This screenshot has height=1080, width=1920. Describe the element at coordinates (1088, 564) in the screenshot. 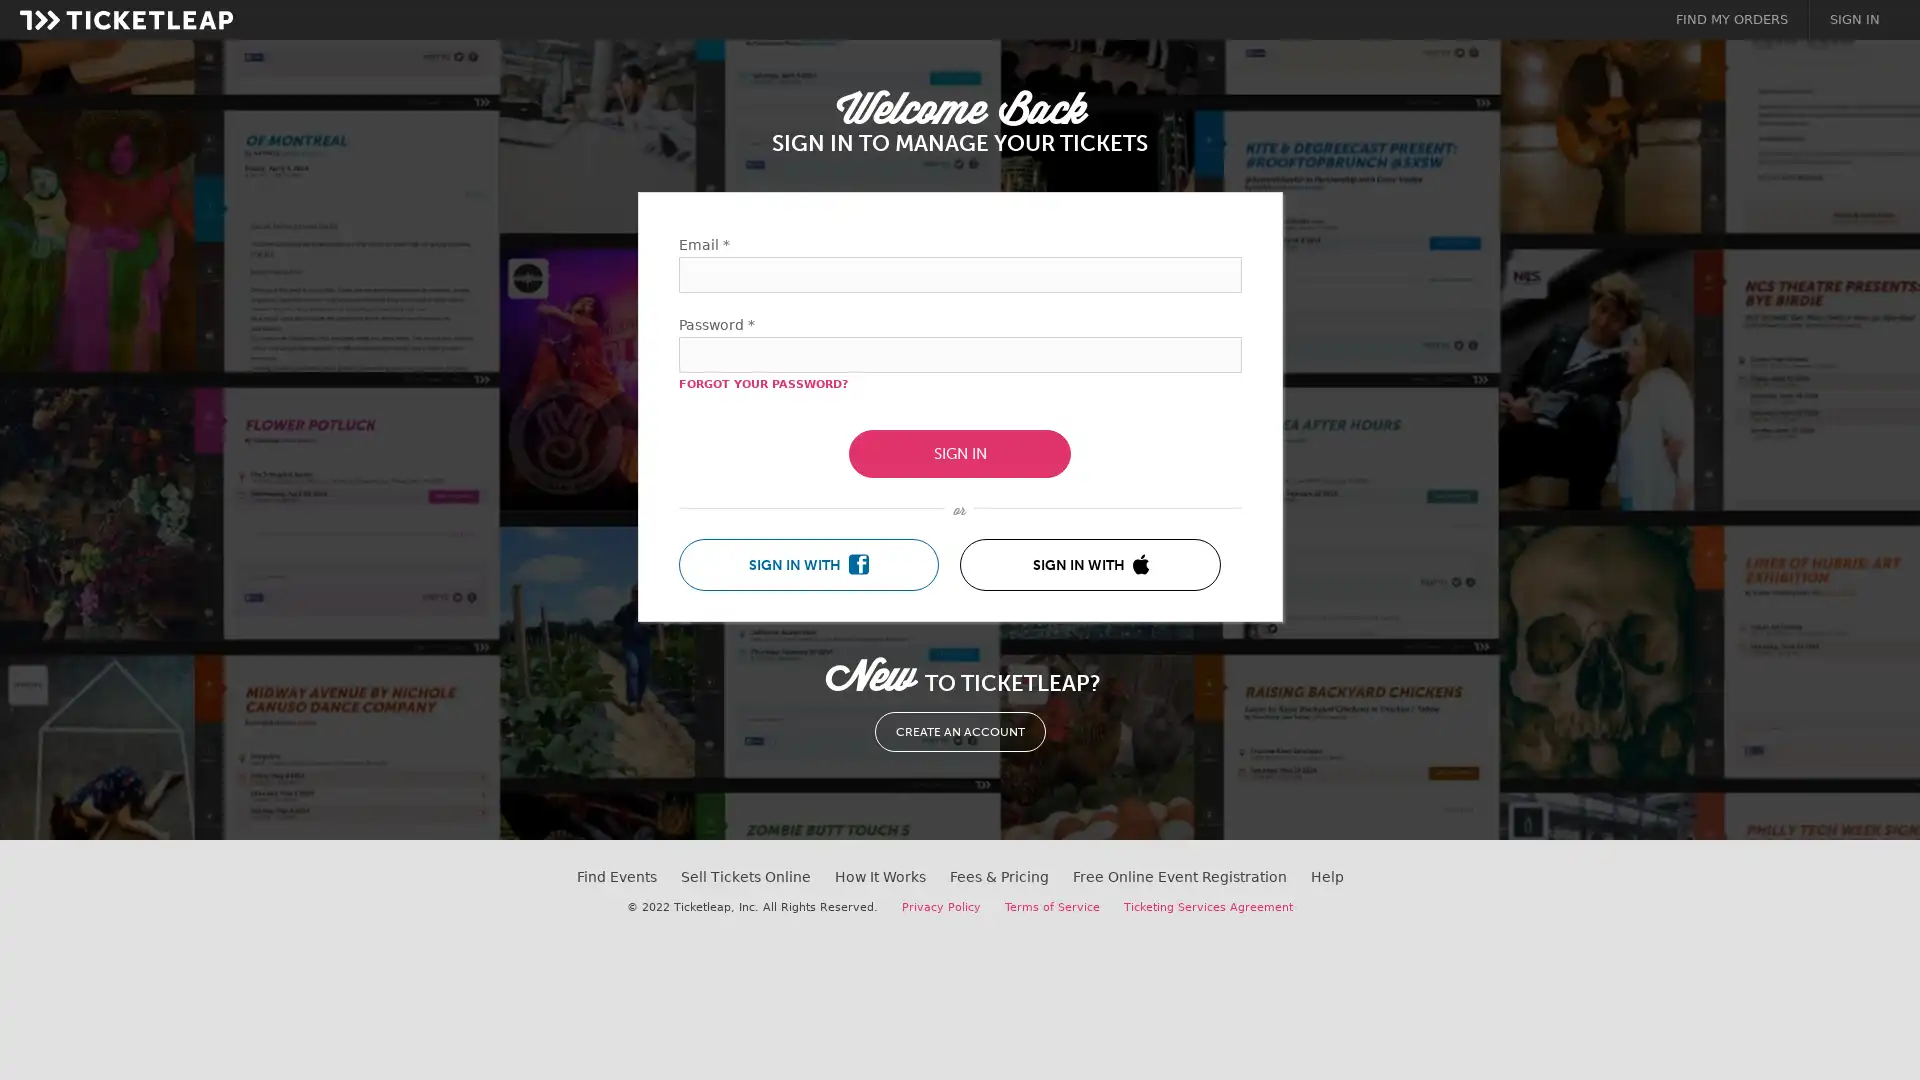

I see `SIGN IN WITH` at that location.